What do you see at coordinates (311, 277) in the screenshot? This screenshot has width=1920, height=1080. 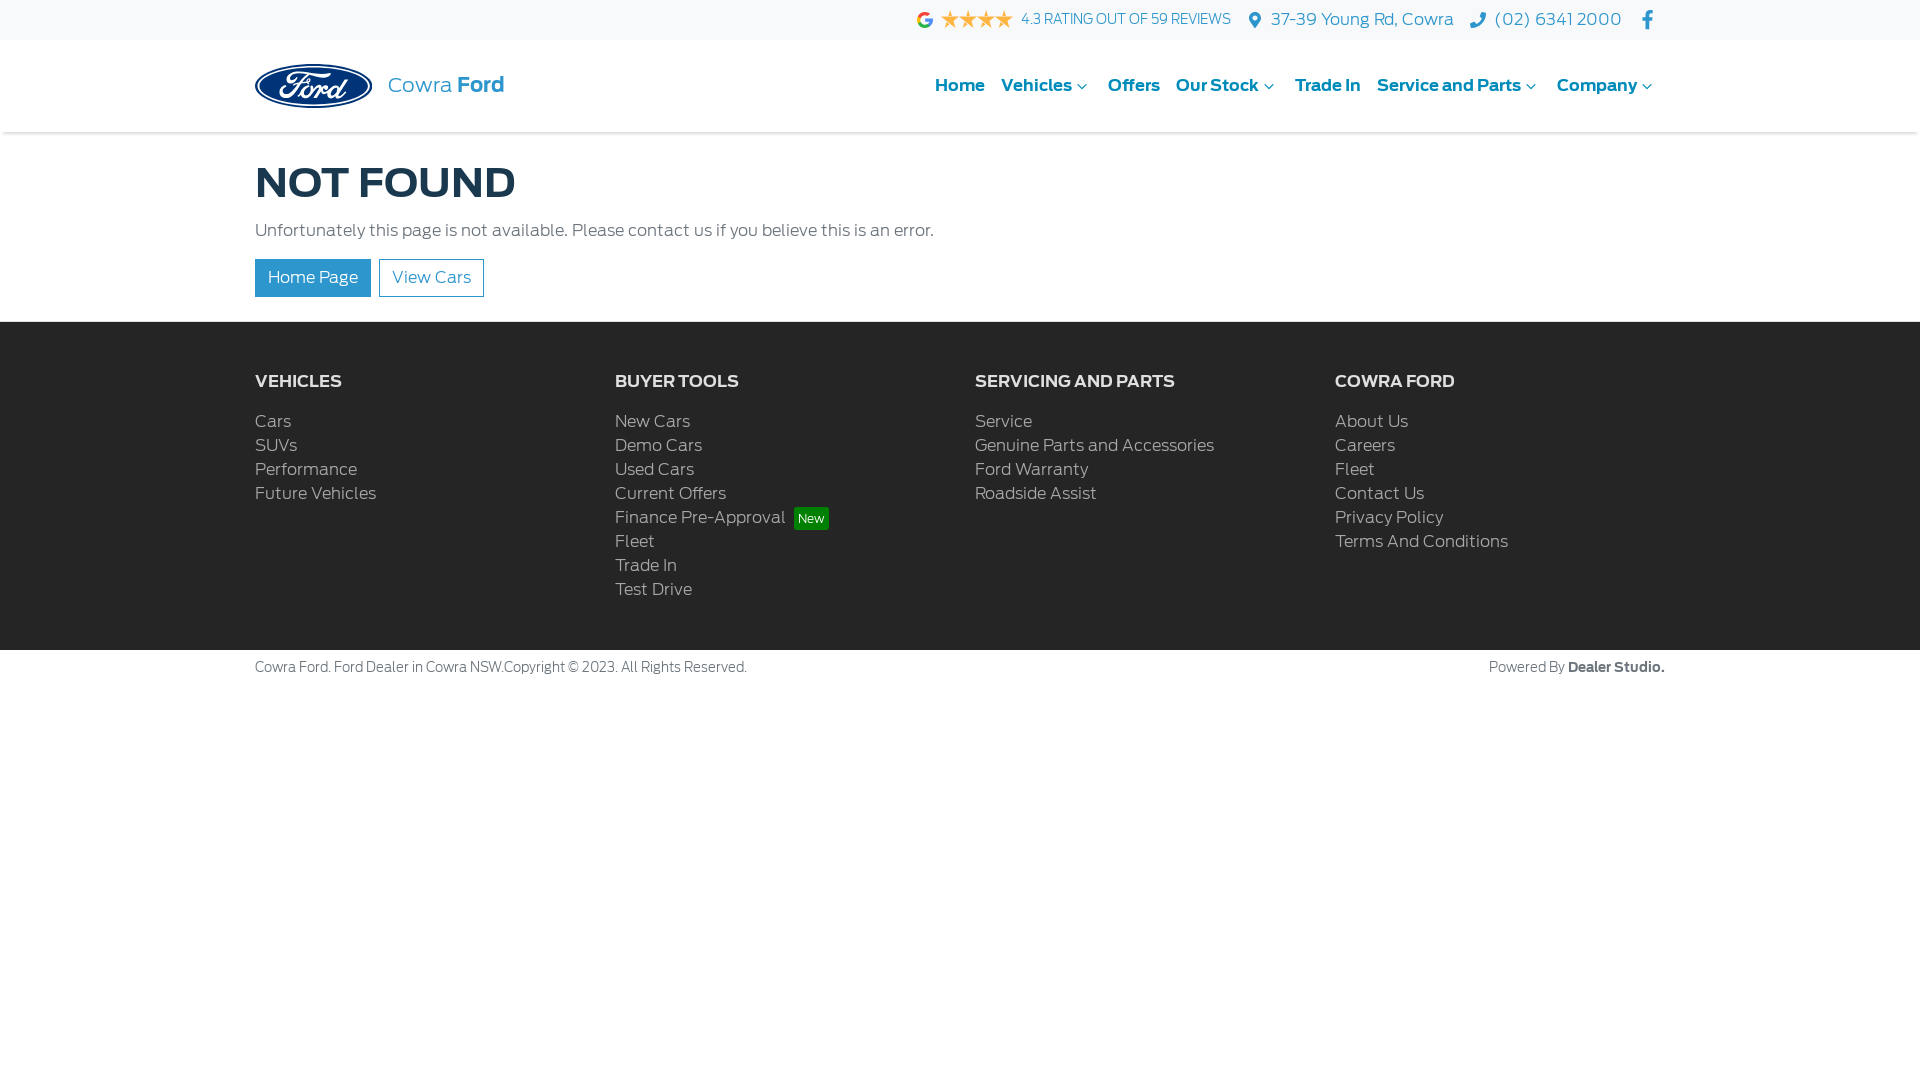 I see `'Home Page'` at bounding box center [311, 277].